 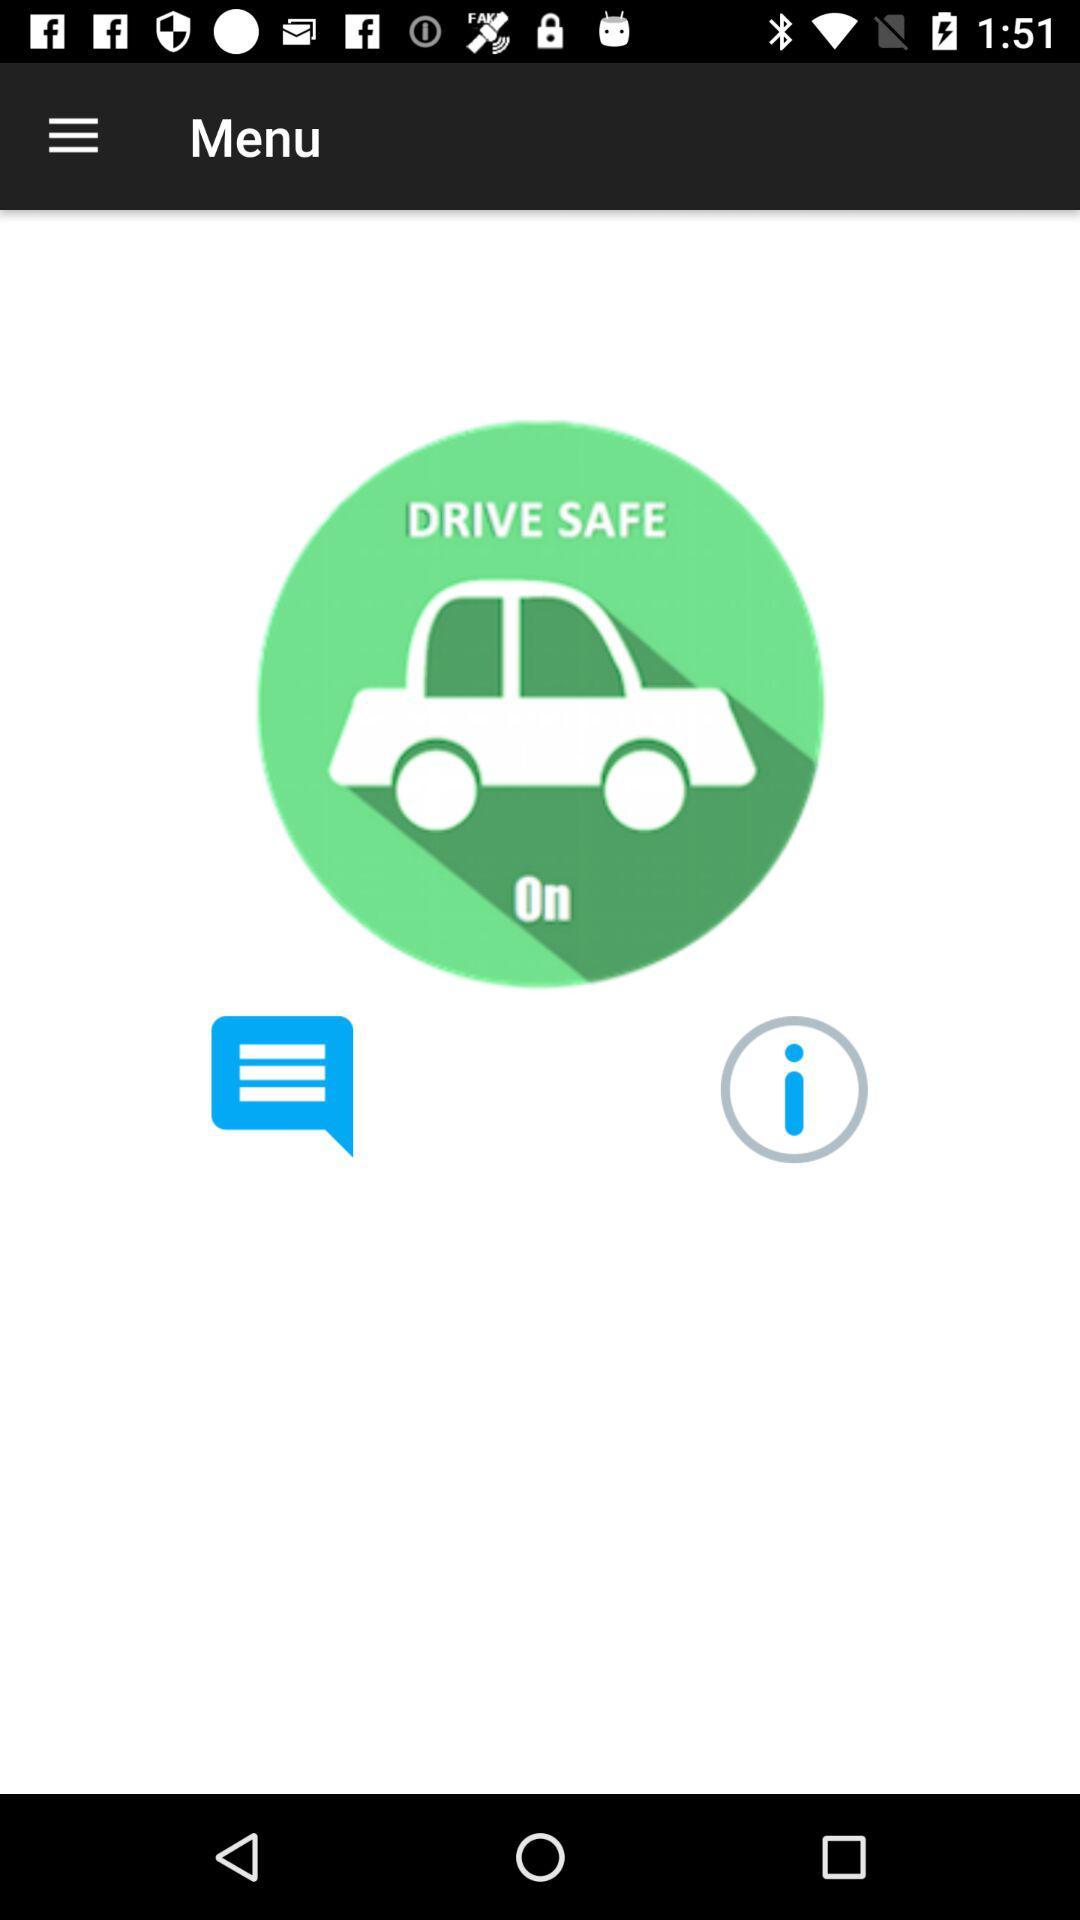 I want to click on the icon on the right, so click(x=793, y=1088).